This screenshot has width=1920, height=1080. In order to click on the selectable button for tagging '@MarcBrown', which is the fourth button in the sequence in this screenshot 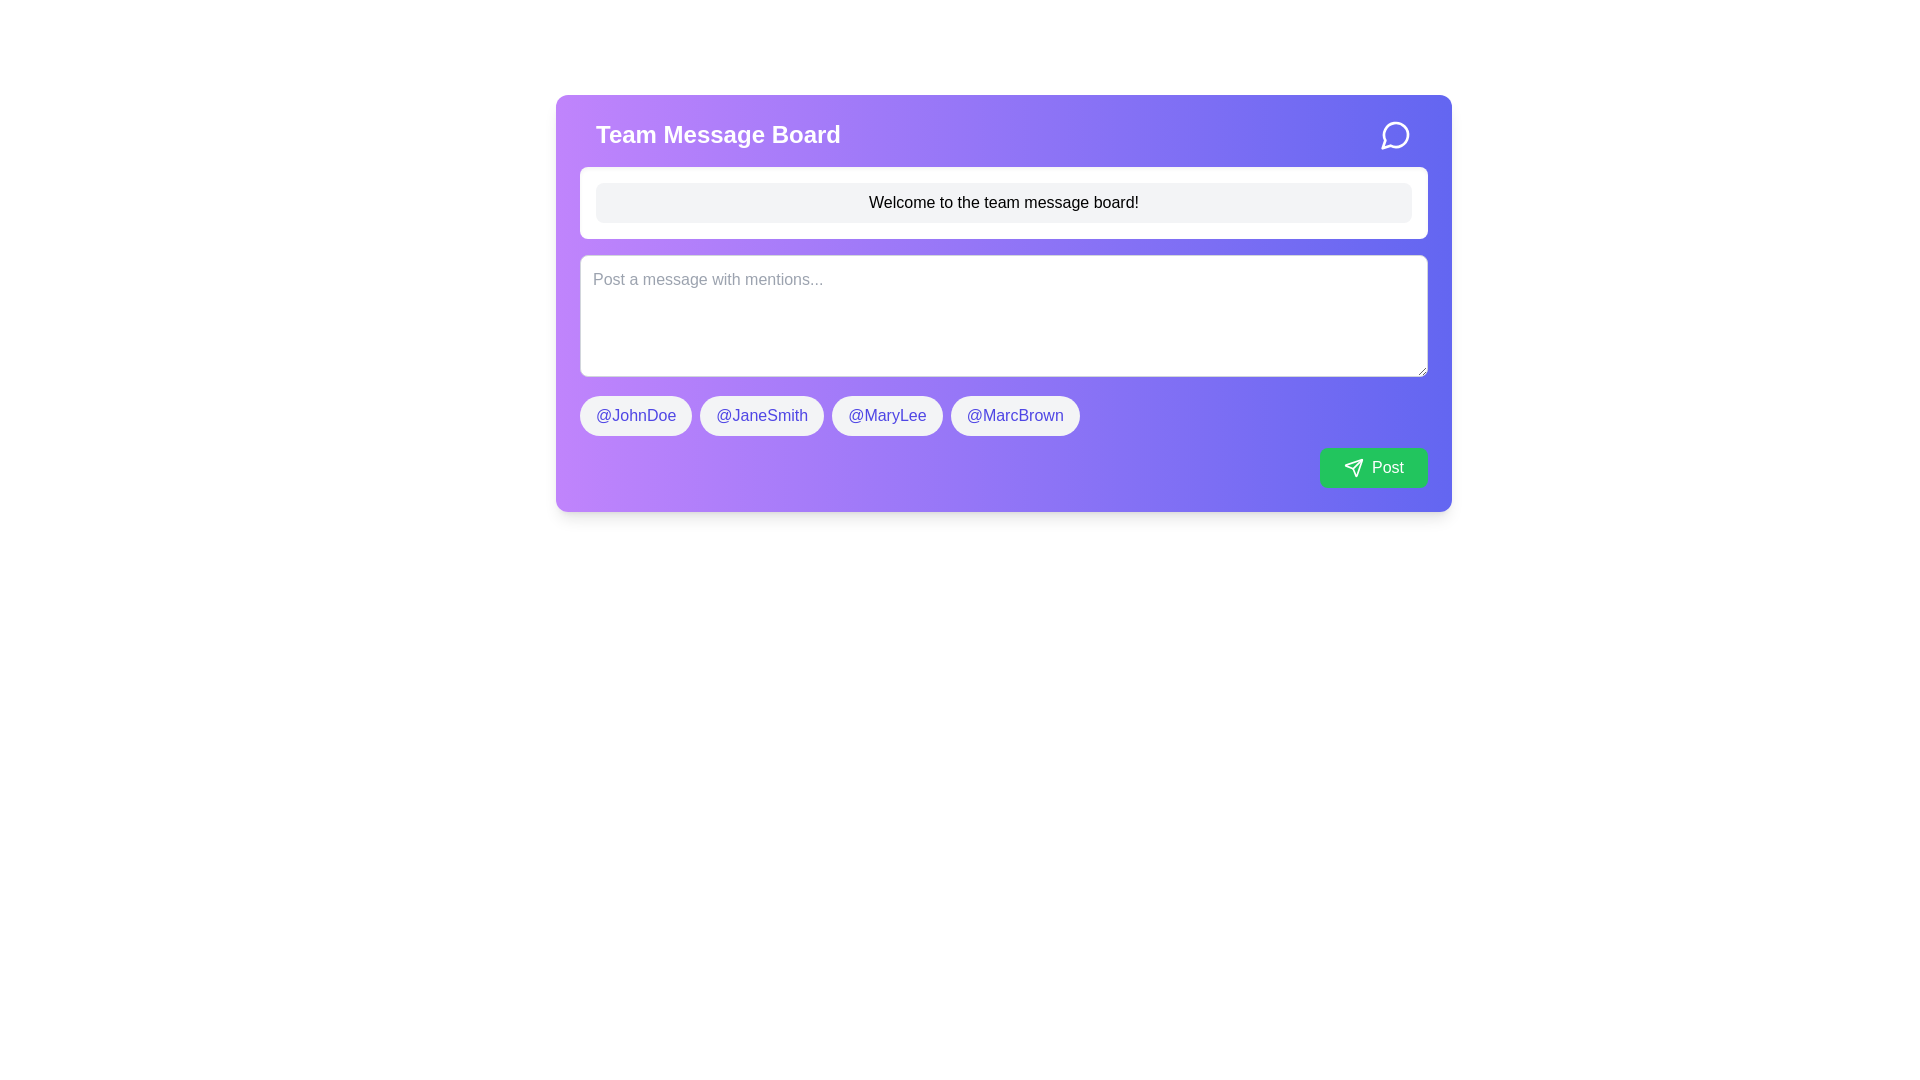, I will do `click(1015, 415)`.